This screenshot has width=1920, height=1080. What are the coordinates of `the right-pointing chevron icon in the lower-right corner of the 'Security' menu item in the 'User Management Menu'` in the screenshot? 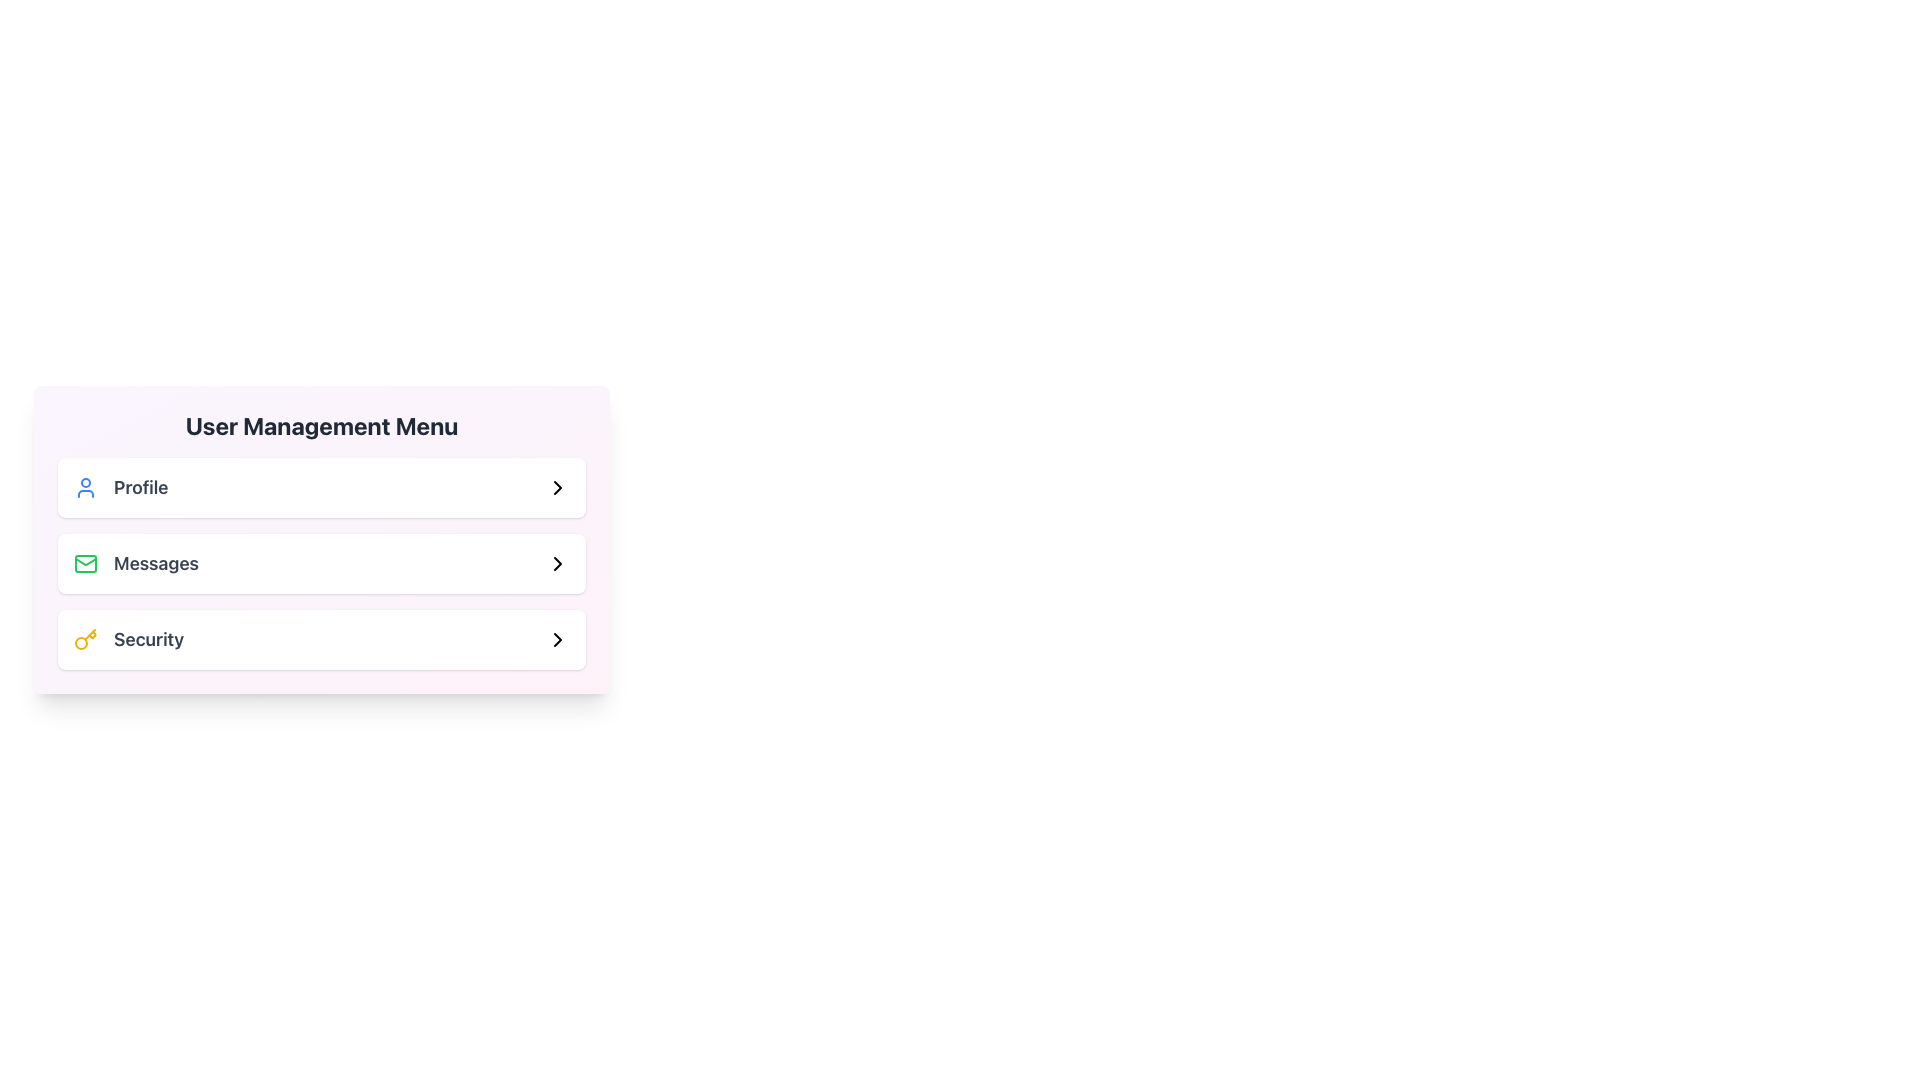 It's located at (557, 640).